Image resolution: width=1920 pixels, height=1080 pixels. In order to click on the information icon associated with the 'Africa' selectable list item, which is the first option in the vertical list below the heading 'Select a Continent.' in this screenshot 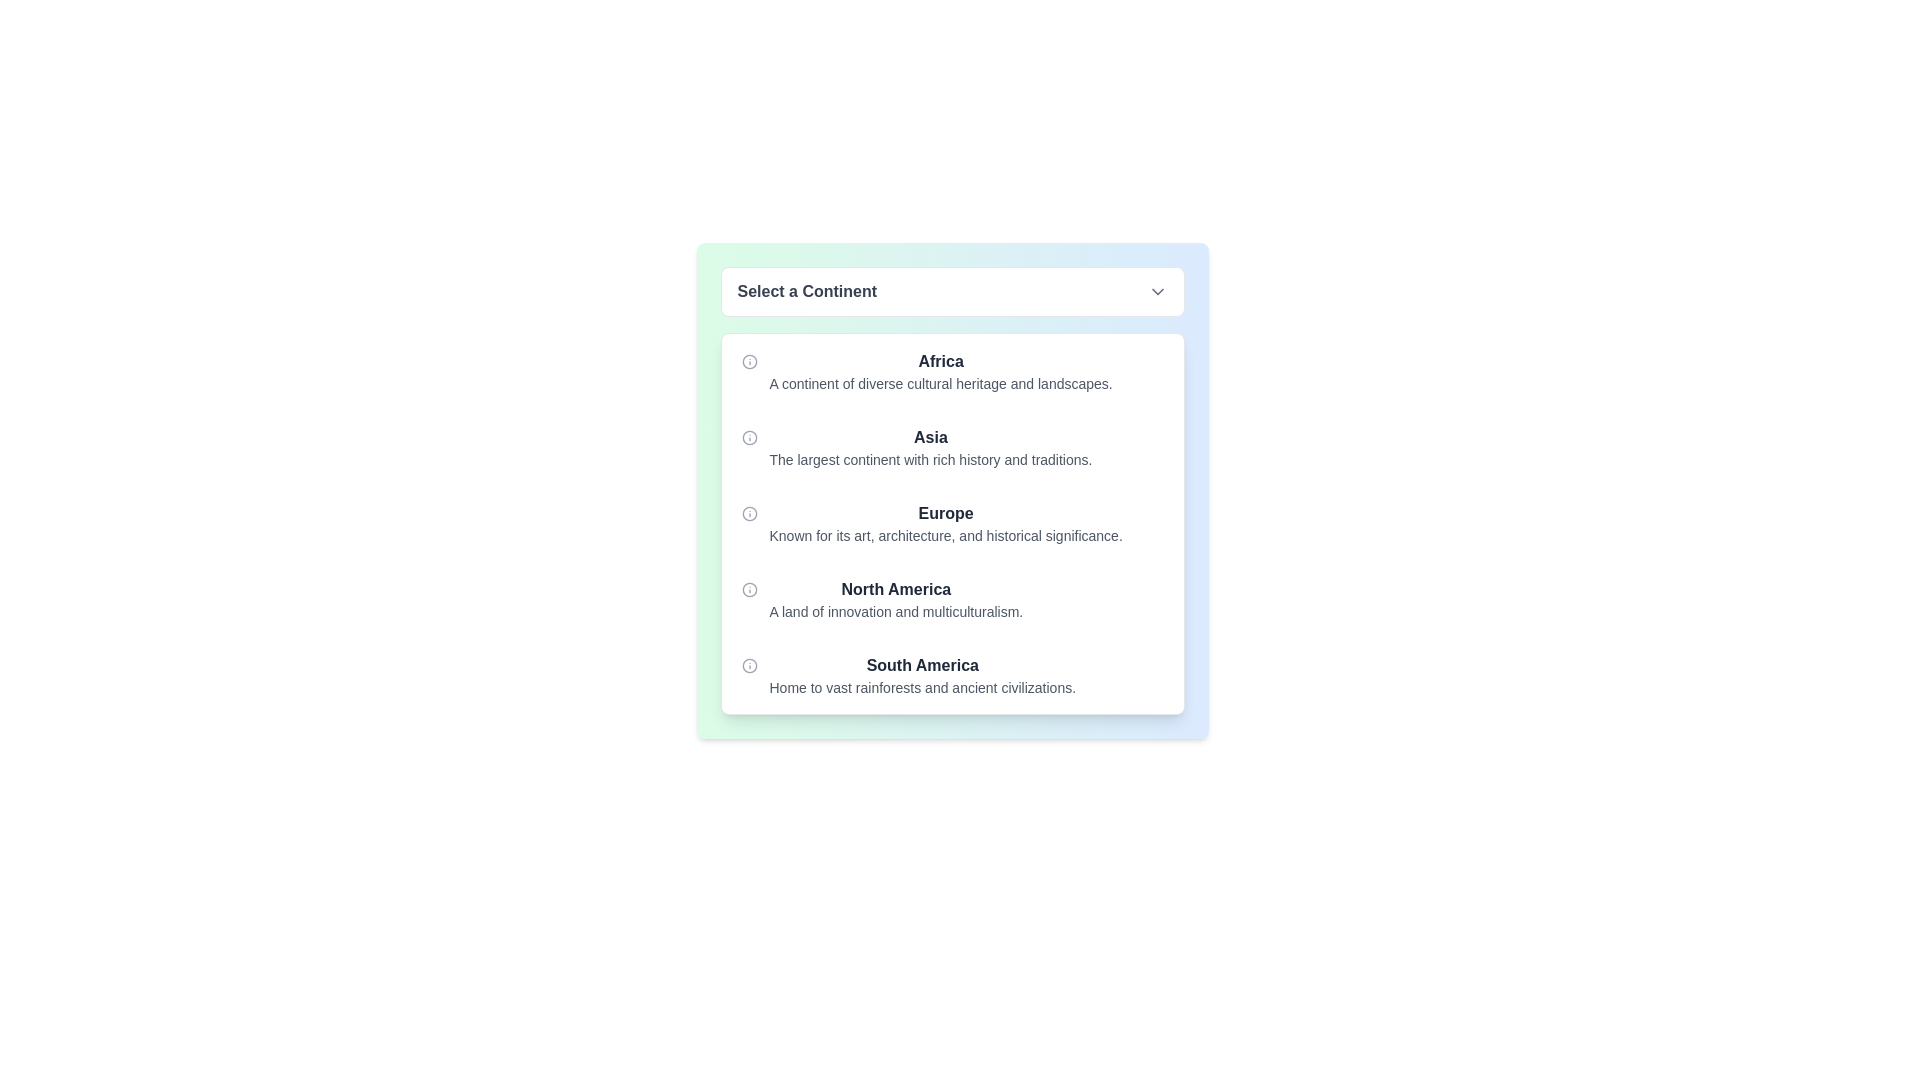, I will do `click(951, 371)`.